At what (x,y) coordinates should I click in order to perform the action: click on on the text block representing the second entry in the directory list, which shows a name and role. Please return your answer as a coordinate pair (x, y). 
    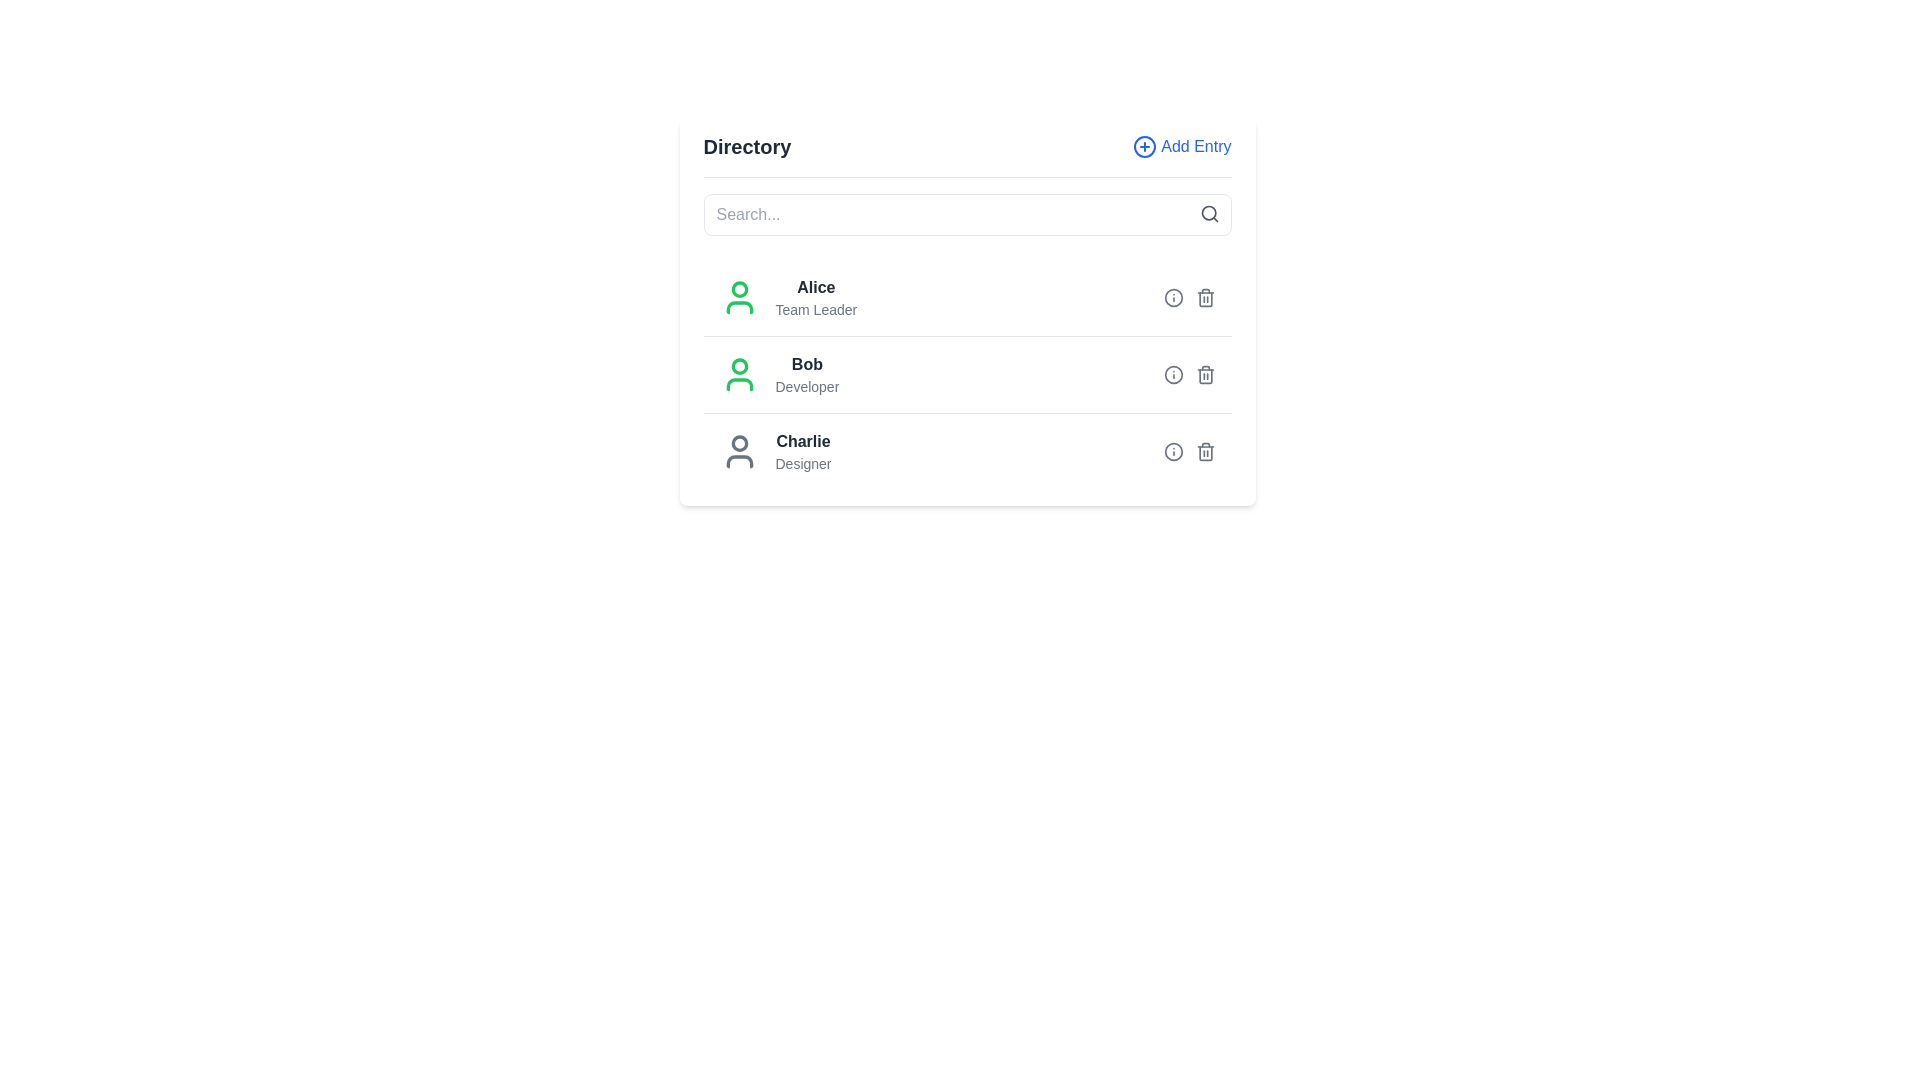
    Looking at the image, I should click on (807, 374).